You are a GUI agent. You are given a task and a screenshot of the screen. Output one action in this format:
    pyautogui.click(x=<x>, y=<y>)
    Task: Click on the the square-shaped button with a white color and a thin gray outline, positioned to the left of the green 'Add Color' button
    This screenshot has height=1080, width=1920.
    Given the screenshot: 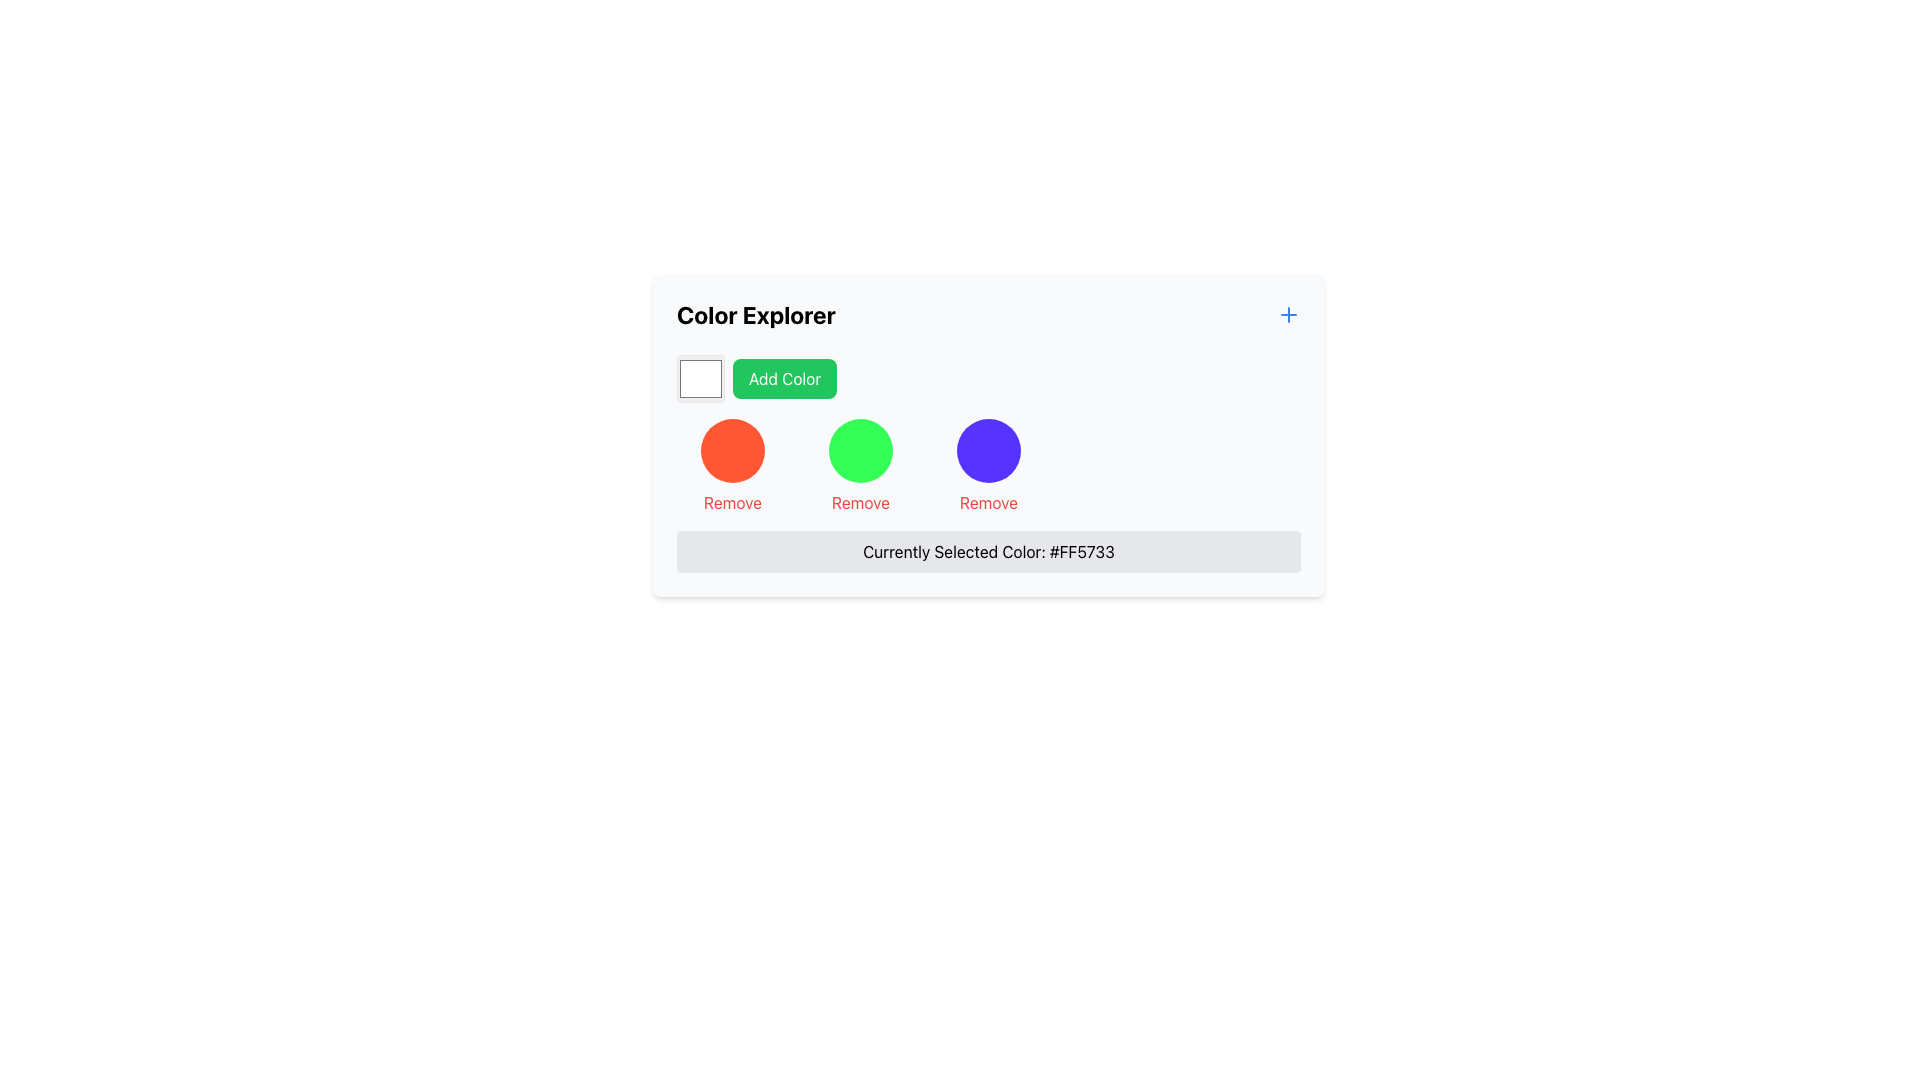 What is the action you would take?
    pyautogui.click(x=700, y=378)
    